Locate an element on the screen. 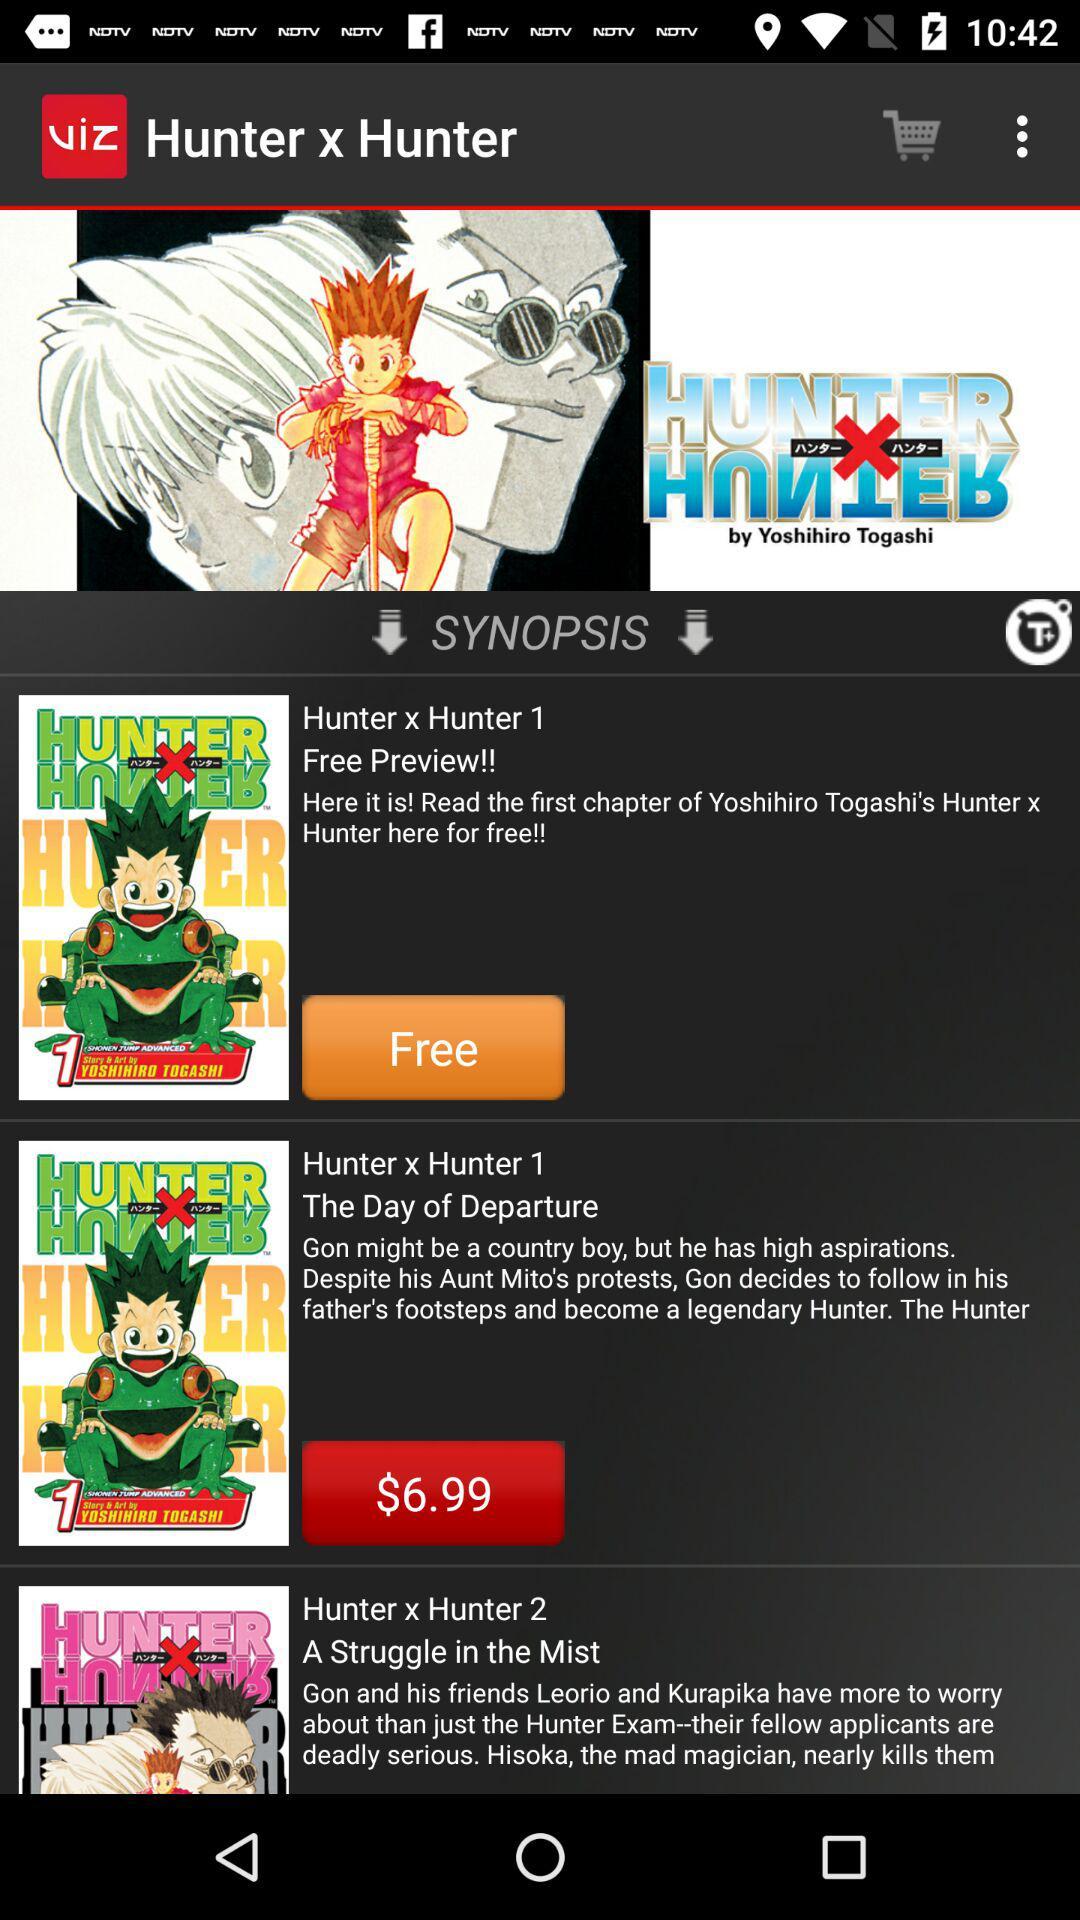 This screenshot has height=1920, width=1080. the icon below free preview!! icon is located at coordinates (680, 832).